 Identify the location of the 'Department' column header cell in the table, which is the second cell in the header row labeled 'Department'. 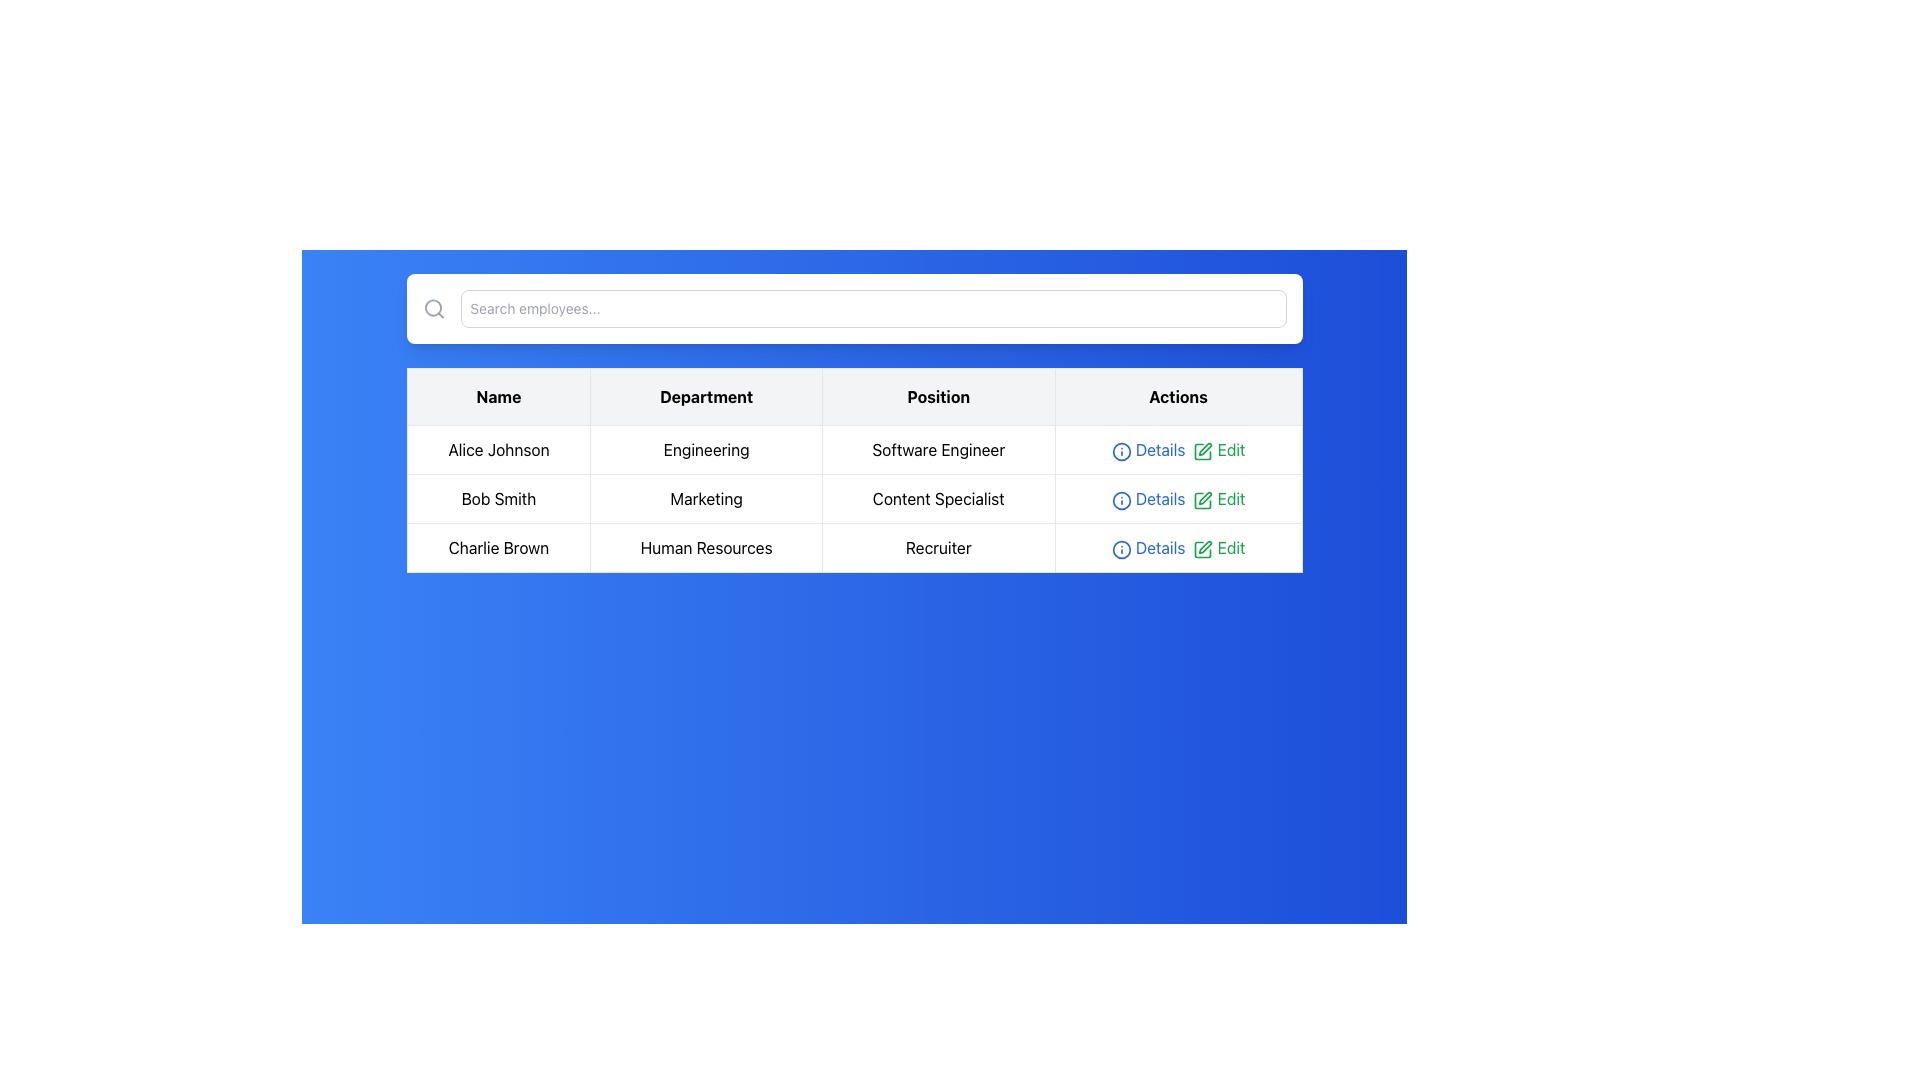
(706, 397).